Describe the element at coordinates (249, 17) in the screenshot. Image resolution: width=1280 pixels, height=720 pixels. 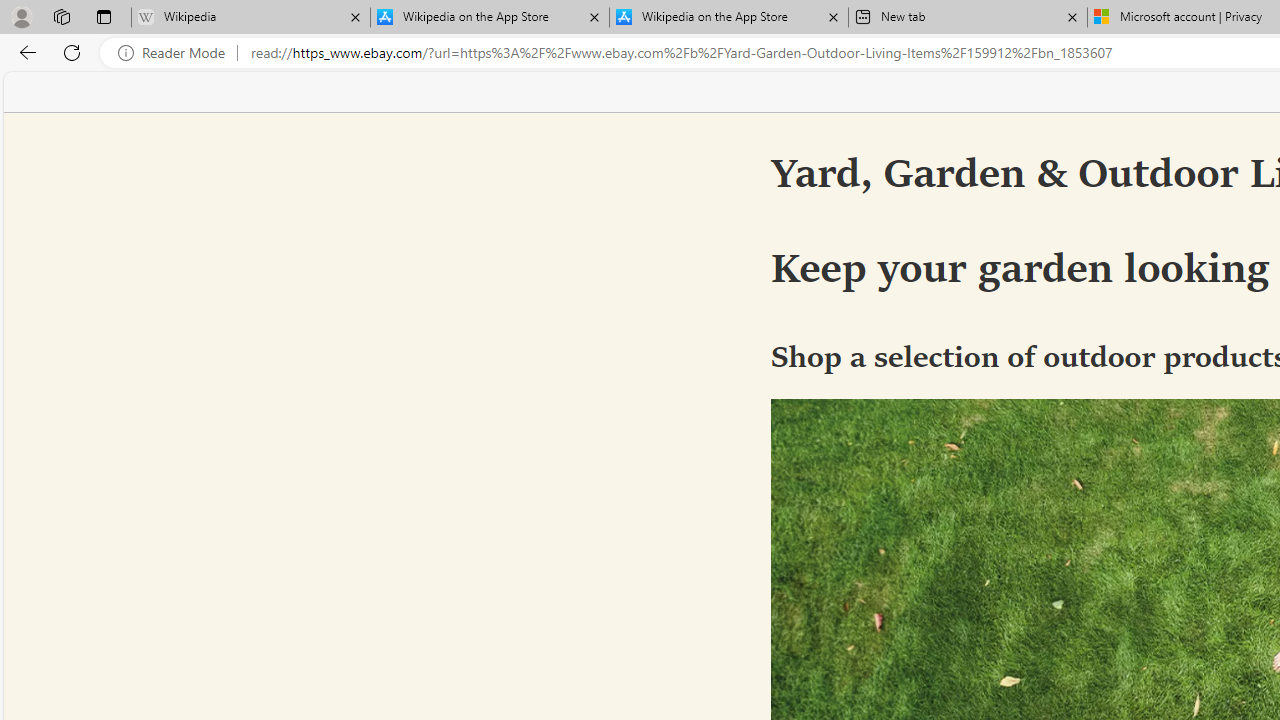
I see `'Wikipedia - Sleeping'` at that location.